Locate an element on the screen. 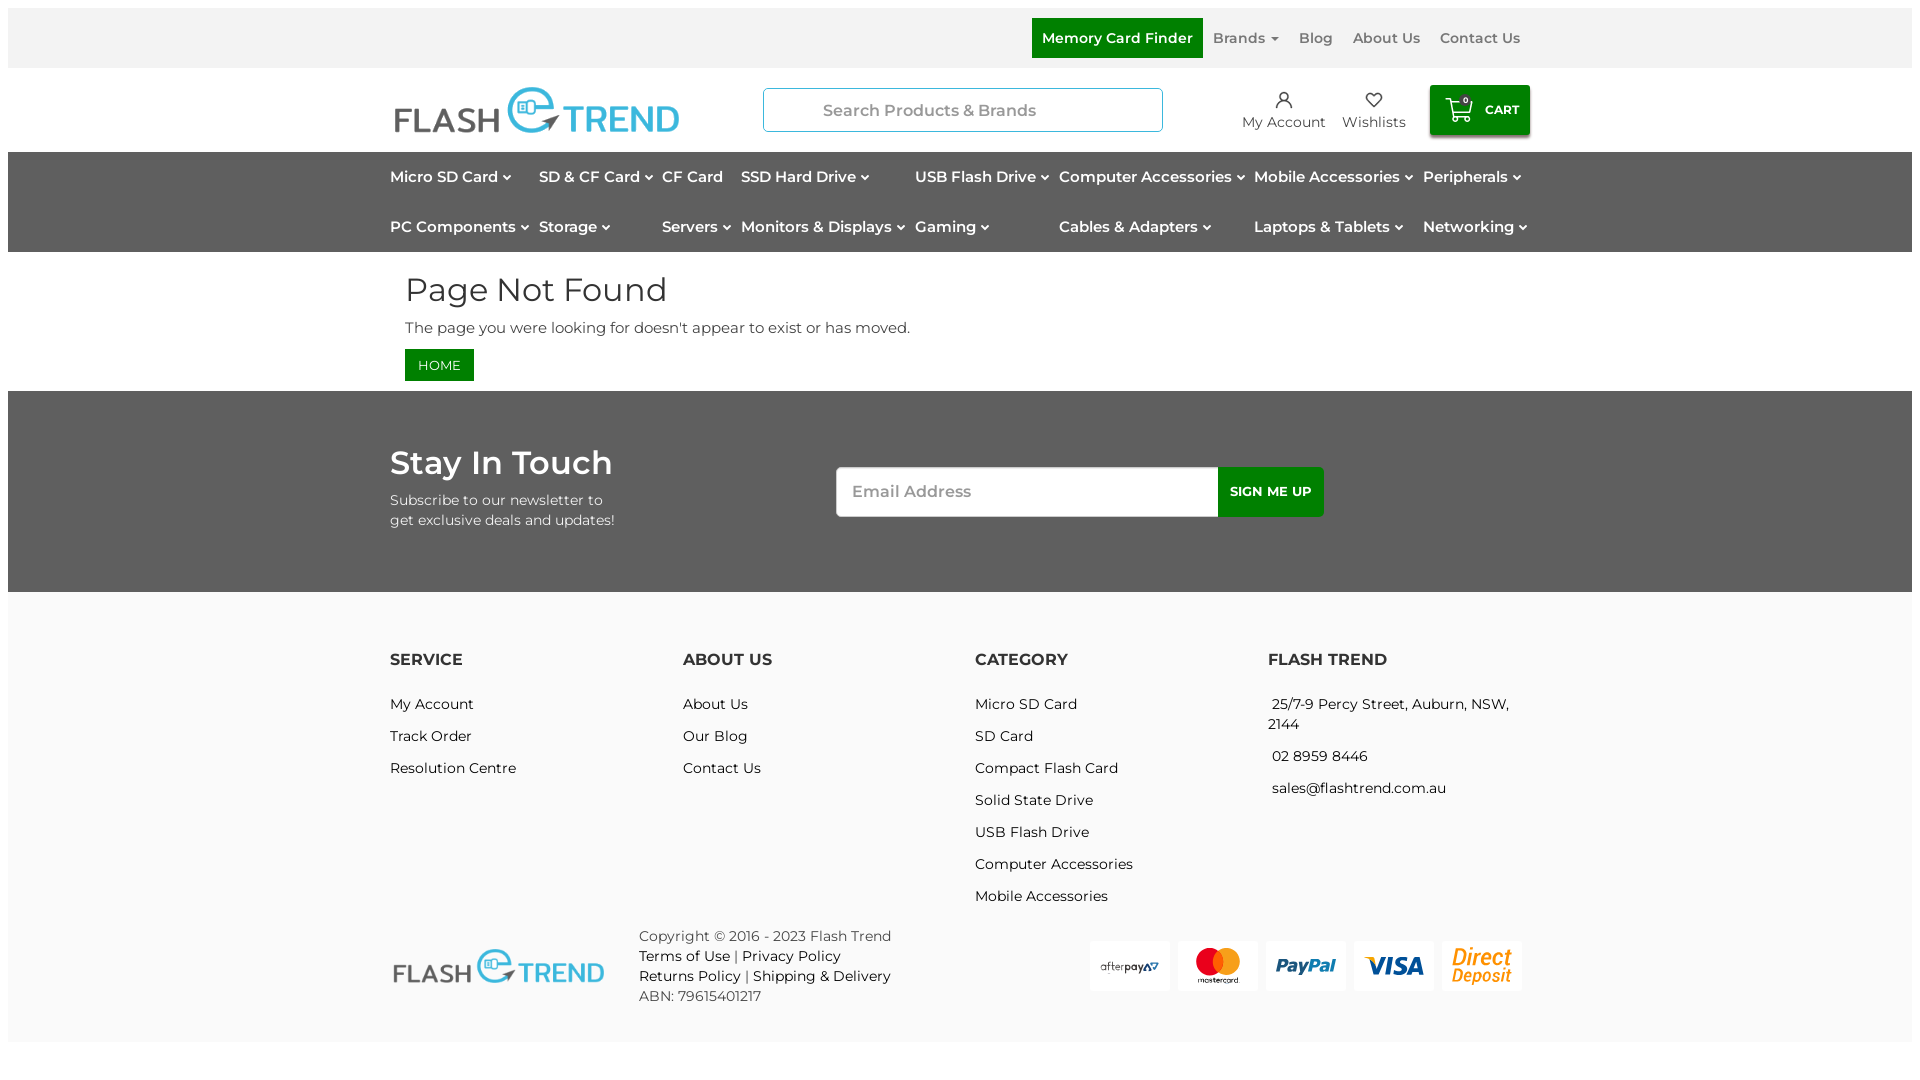 The image size is (1920, 1080). 'Mobile Accessories' is located at coordinates (1334, 176).